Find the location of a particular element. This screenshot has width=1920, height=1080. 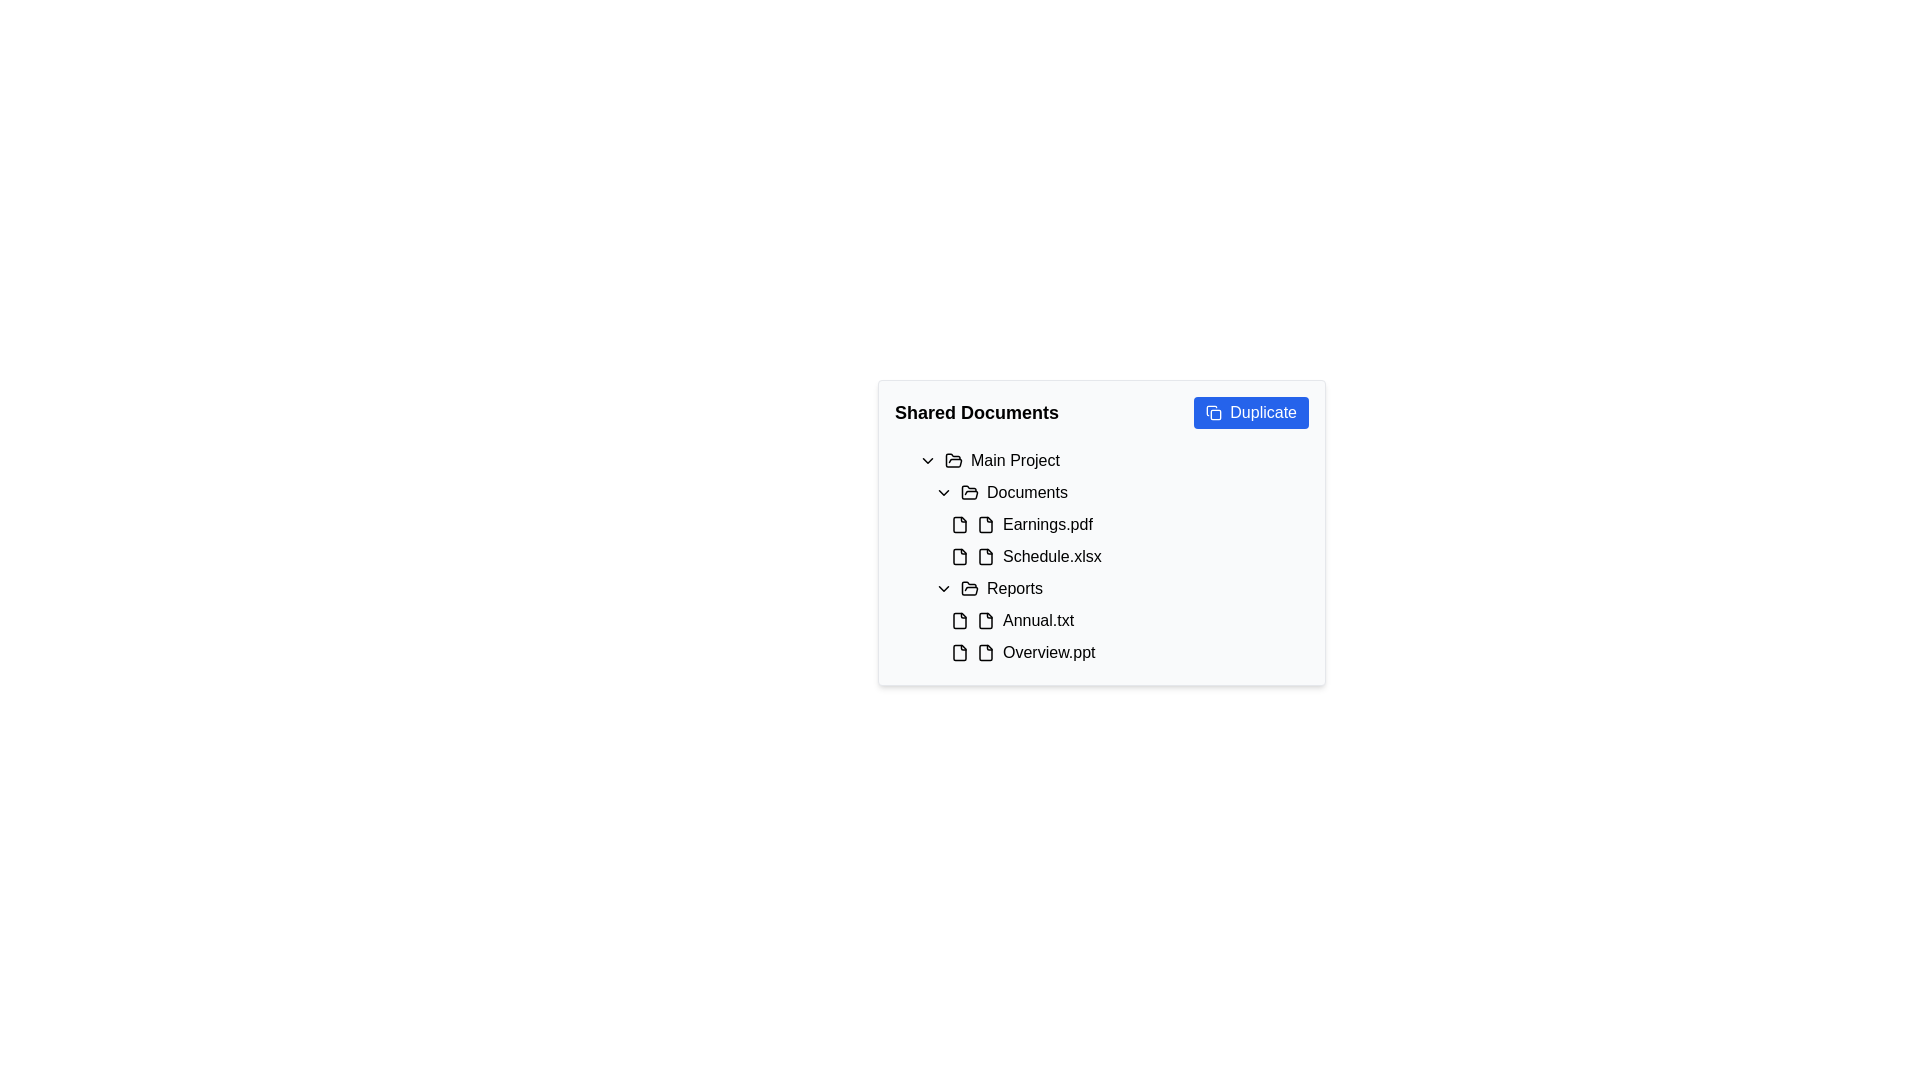

the 'Shared Documents' text label, which is styled in bold and slightly larger than surrounding text, located at the top-left corner of its section, adjacent to the 'Duplicate' button is located at coordinates (977, 411).